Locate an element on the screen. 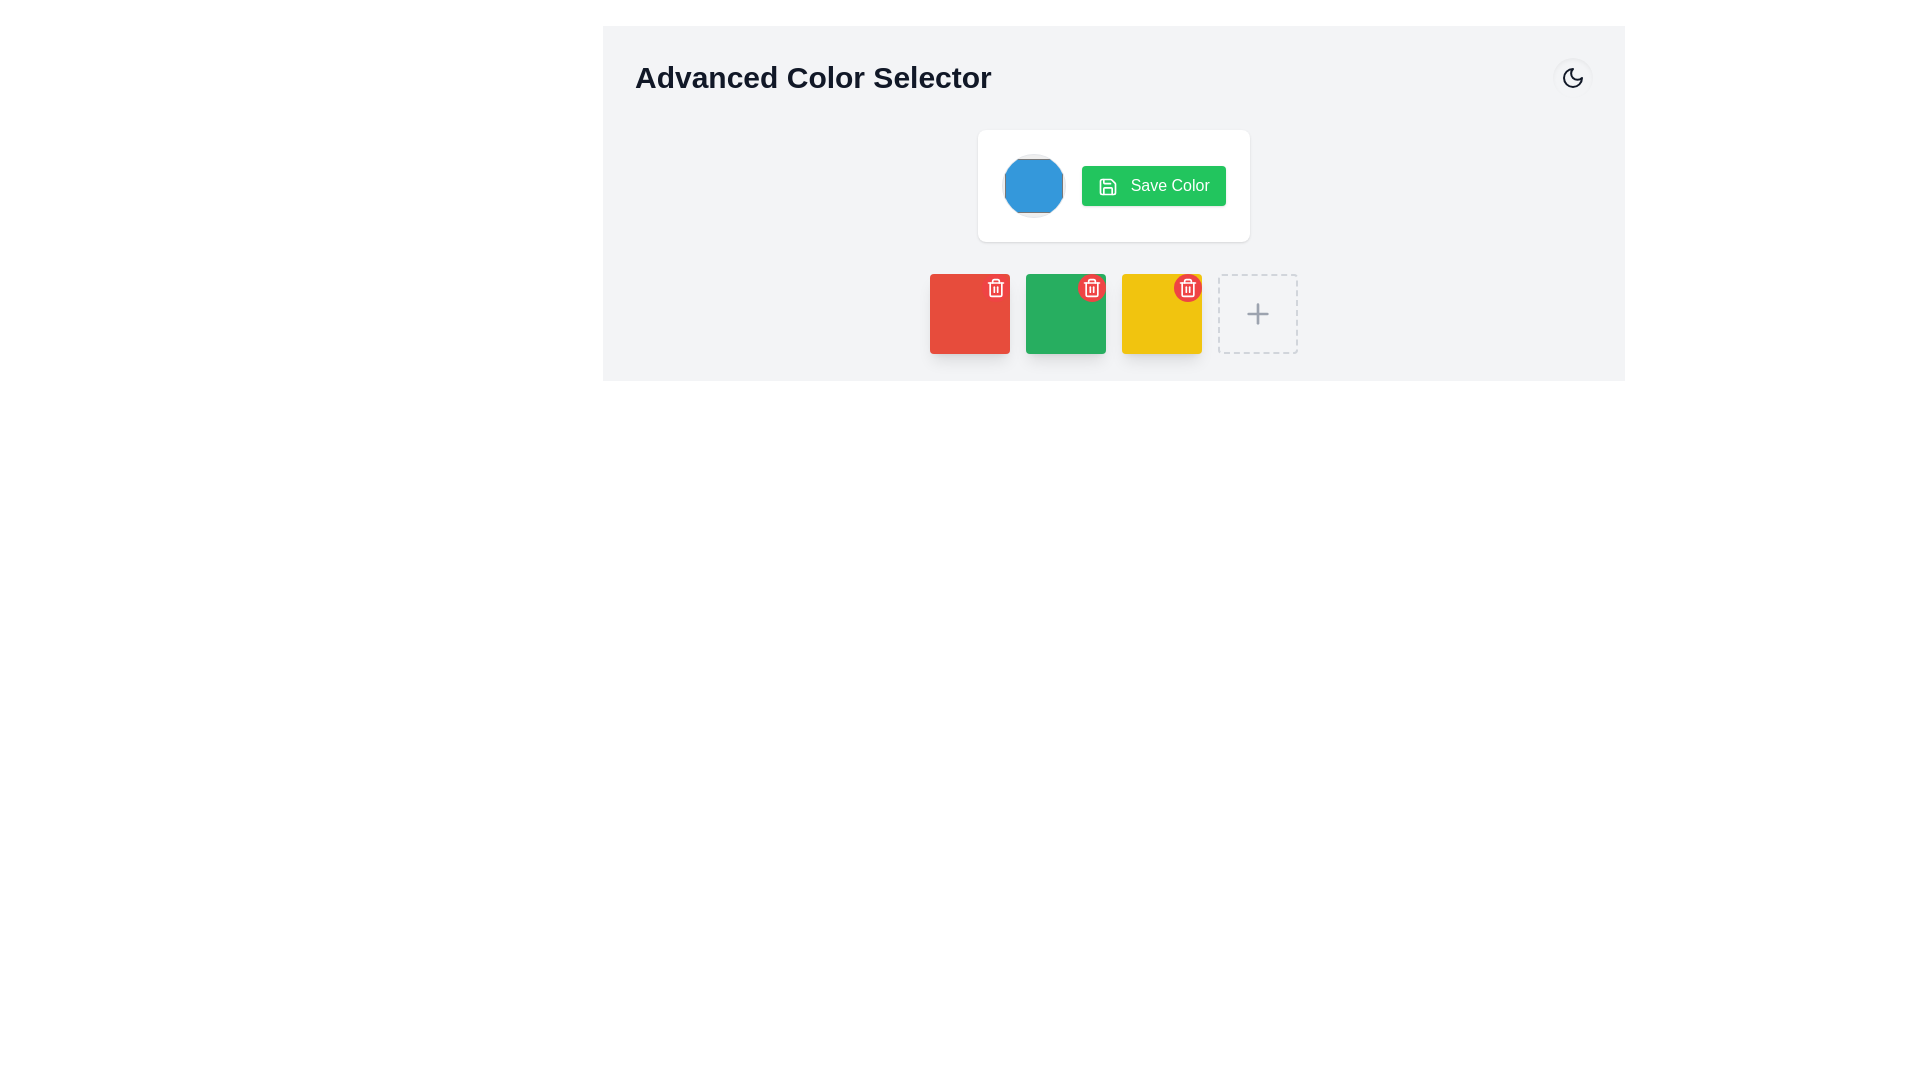 This screenshot has height=1080, width=1920. the selectable color button located to the left of the 'Save Color' button is located at coordinates (1033, 185).